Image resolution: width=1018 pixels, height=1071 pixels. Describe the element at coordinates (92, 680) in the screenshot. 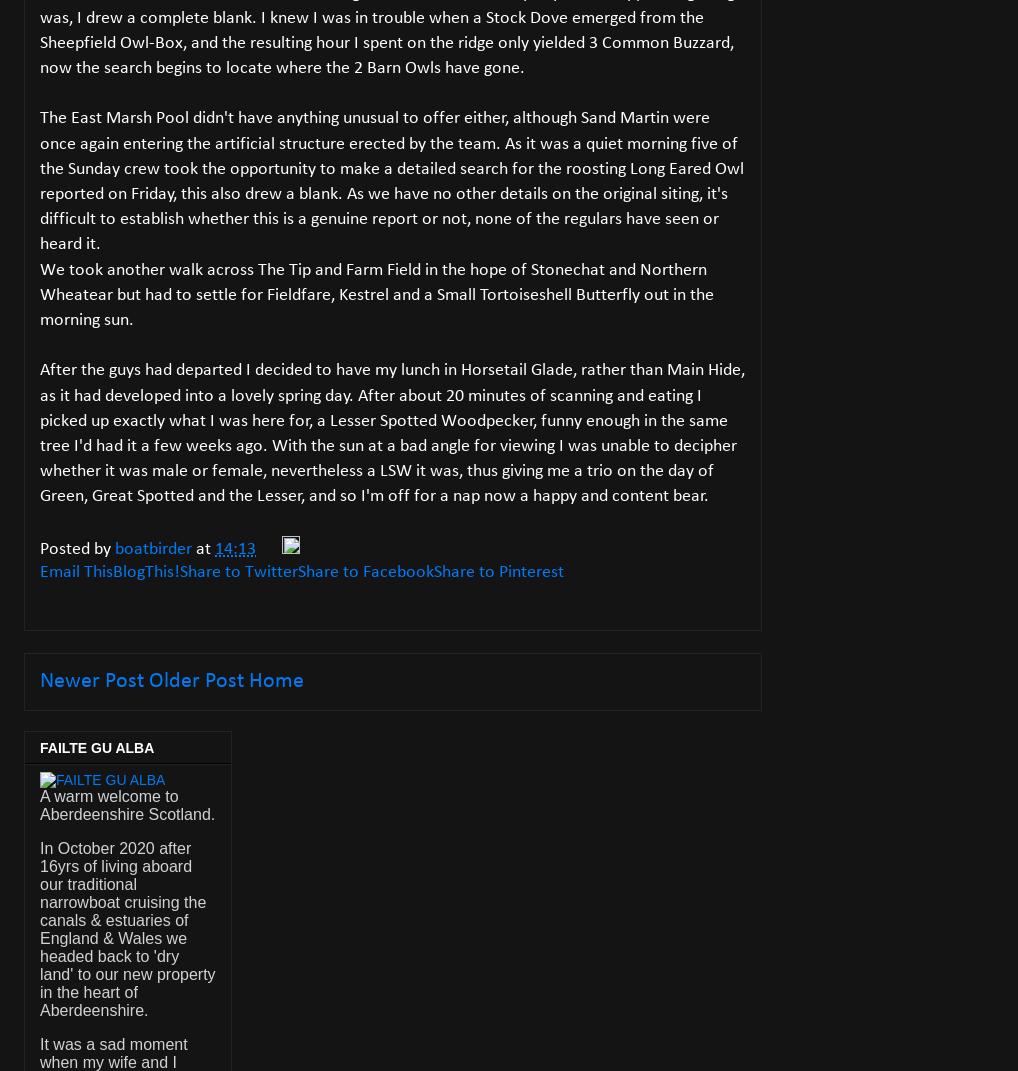

I see `'Newer Post'` at that location.